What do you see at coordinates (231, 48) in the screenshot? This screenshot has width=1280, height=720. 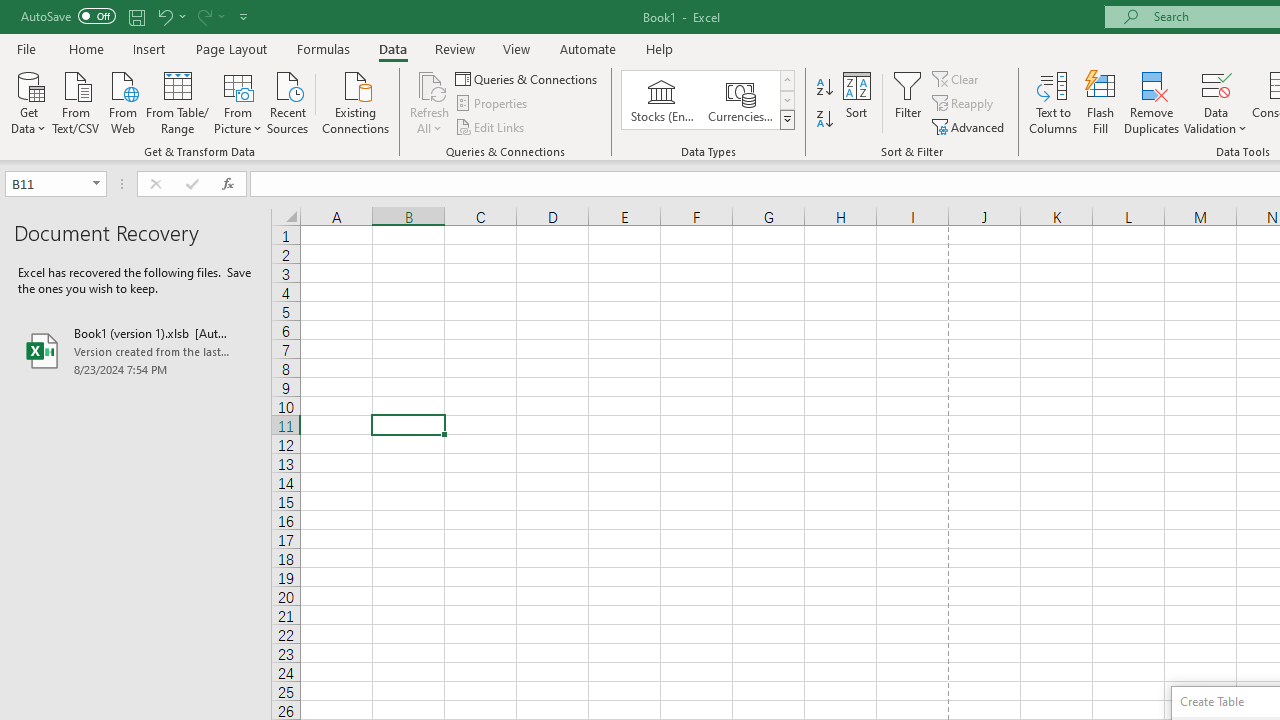 I see `'Page Layout'` at bounding box center [231, 48].